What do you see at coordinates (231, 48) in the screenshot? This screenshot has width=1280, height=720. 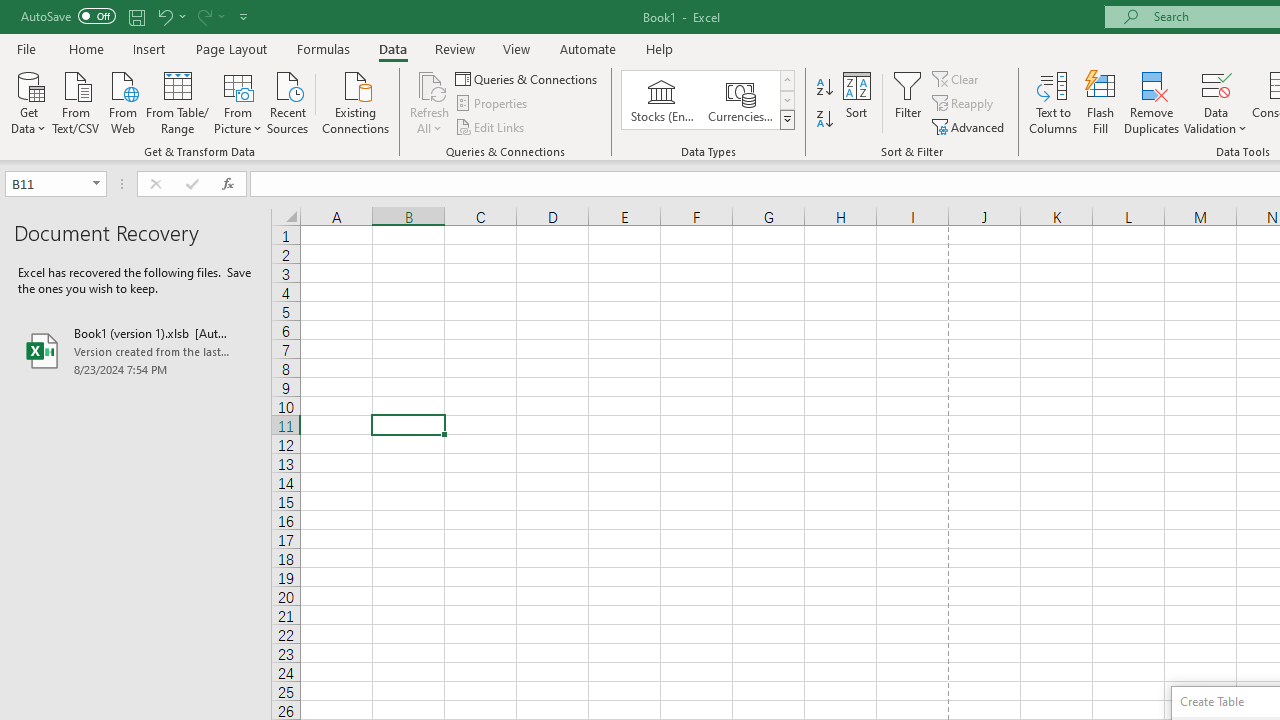 I see `'Page Layout'` at bounding box center [231, 48].